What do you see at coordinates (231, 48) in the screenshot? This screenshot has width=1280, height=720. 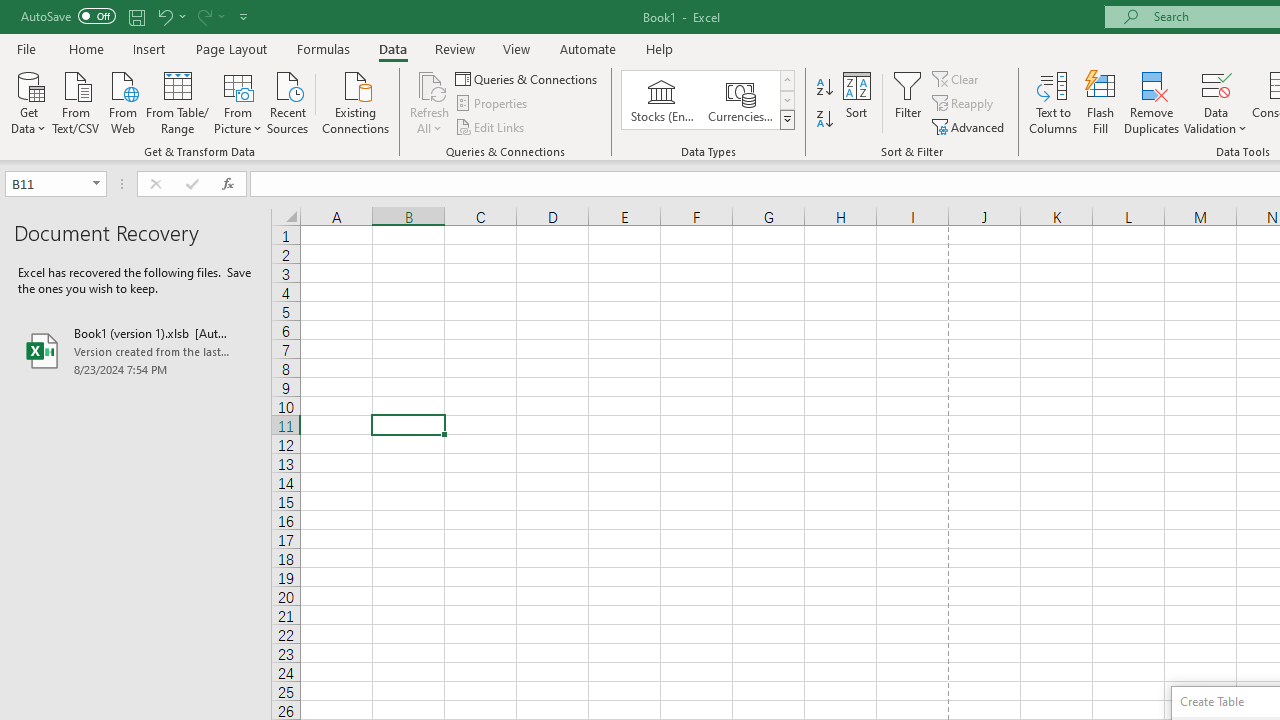 I see `'Page Layout'` at bounding box center [231, 48].